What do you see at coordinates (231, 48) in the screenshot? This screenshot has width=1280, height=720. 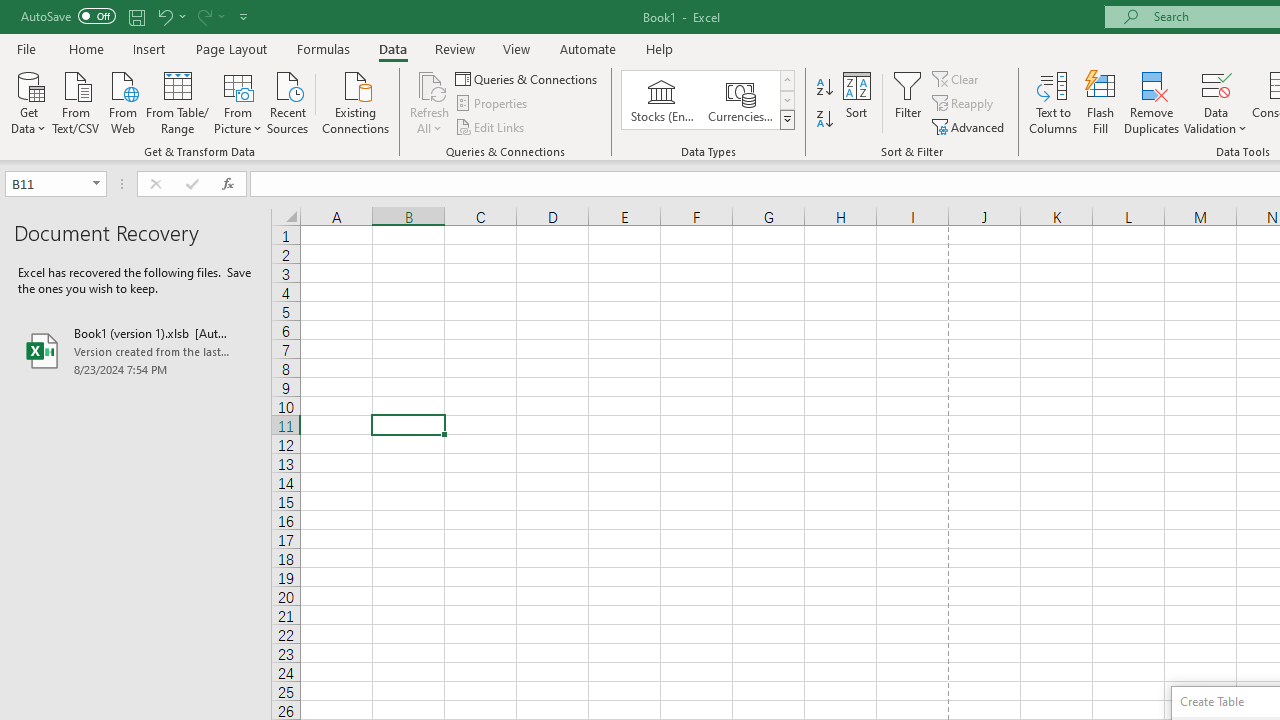 I see `'Page Layout'` at bounding box center [231, 48].